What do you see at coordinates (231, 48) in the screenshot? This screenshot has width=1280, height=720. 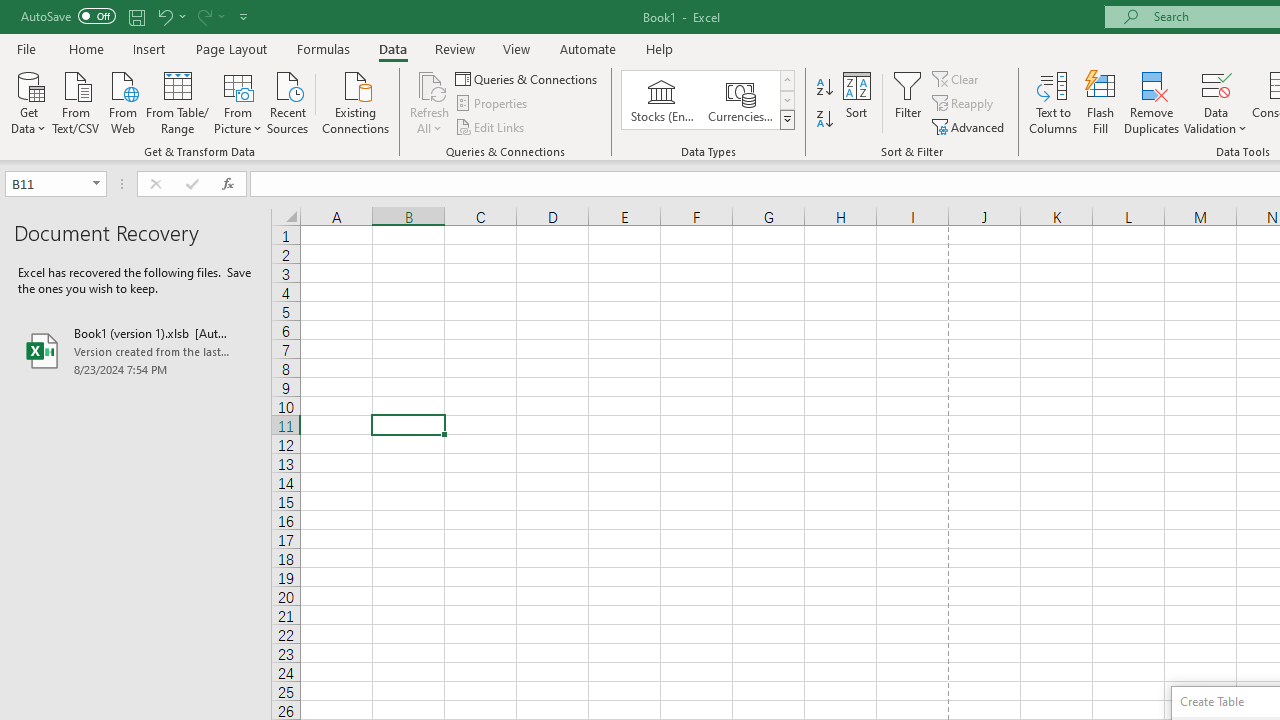 I see `'Page Layout'` at bounding box center [231, 48].